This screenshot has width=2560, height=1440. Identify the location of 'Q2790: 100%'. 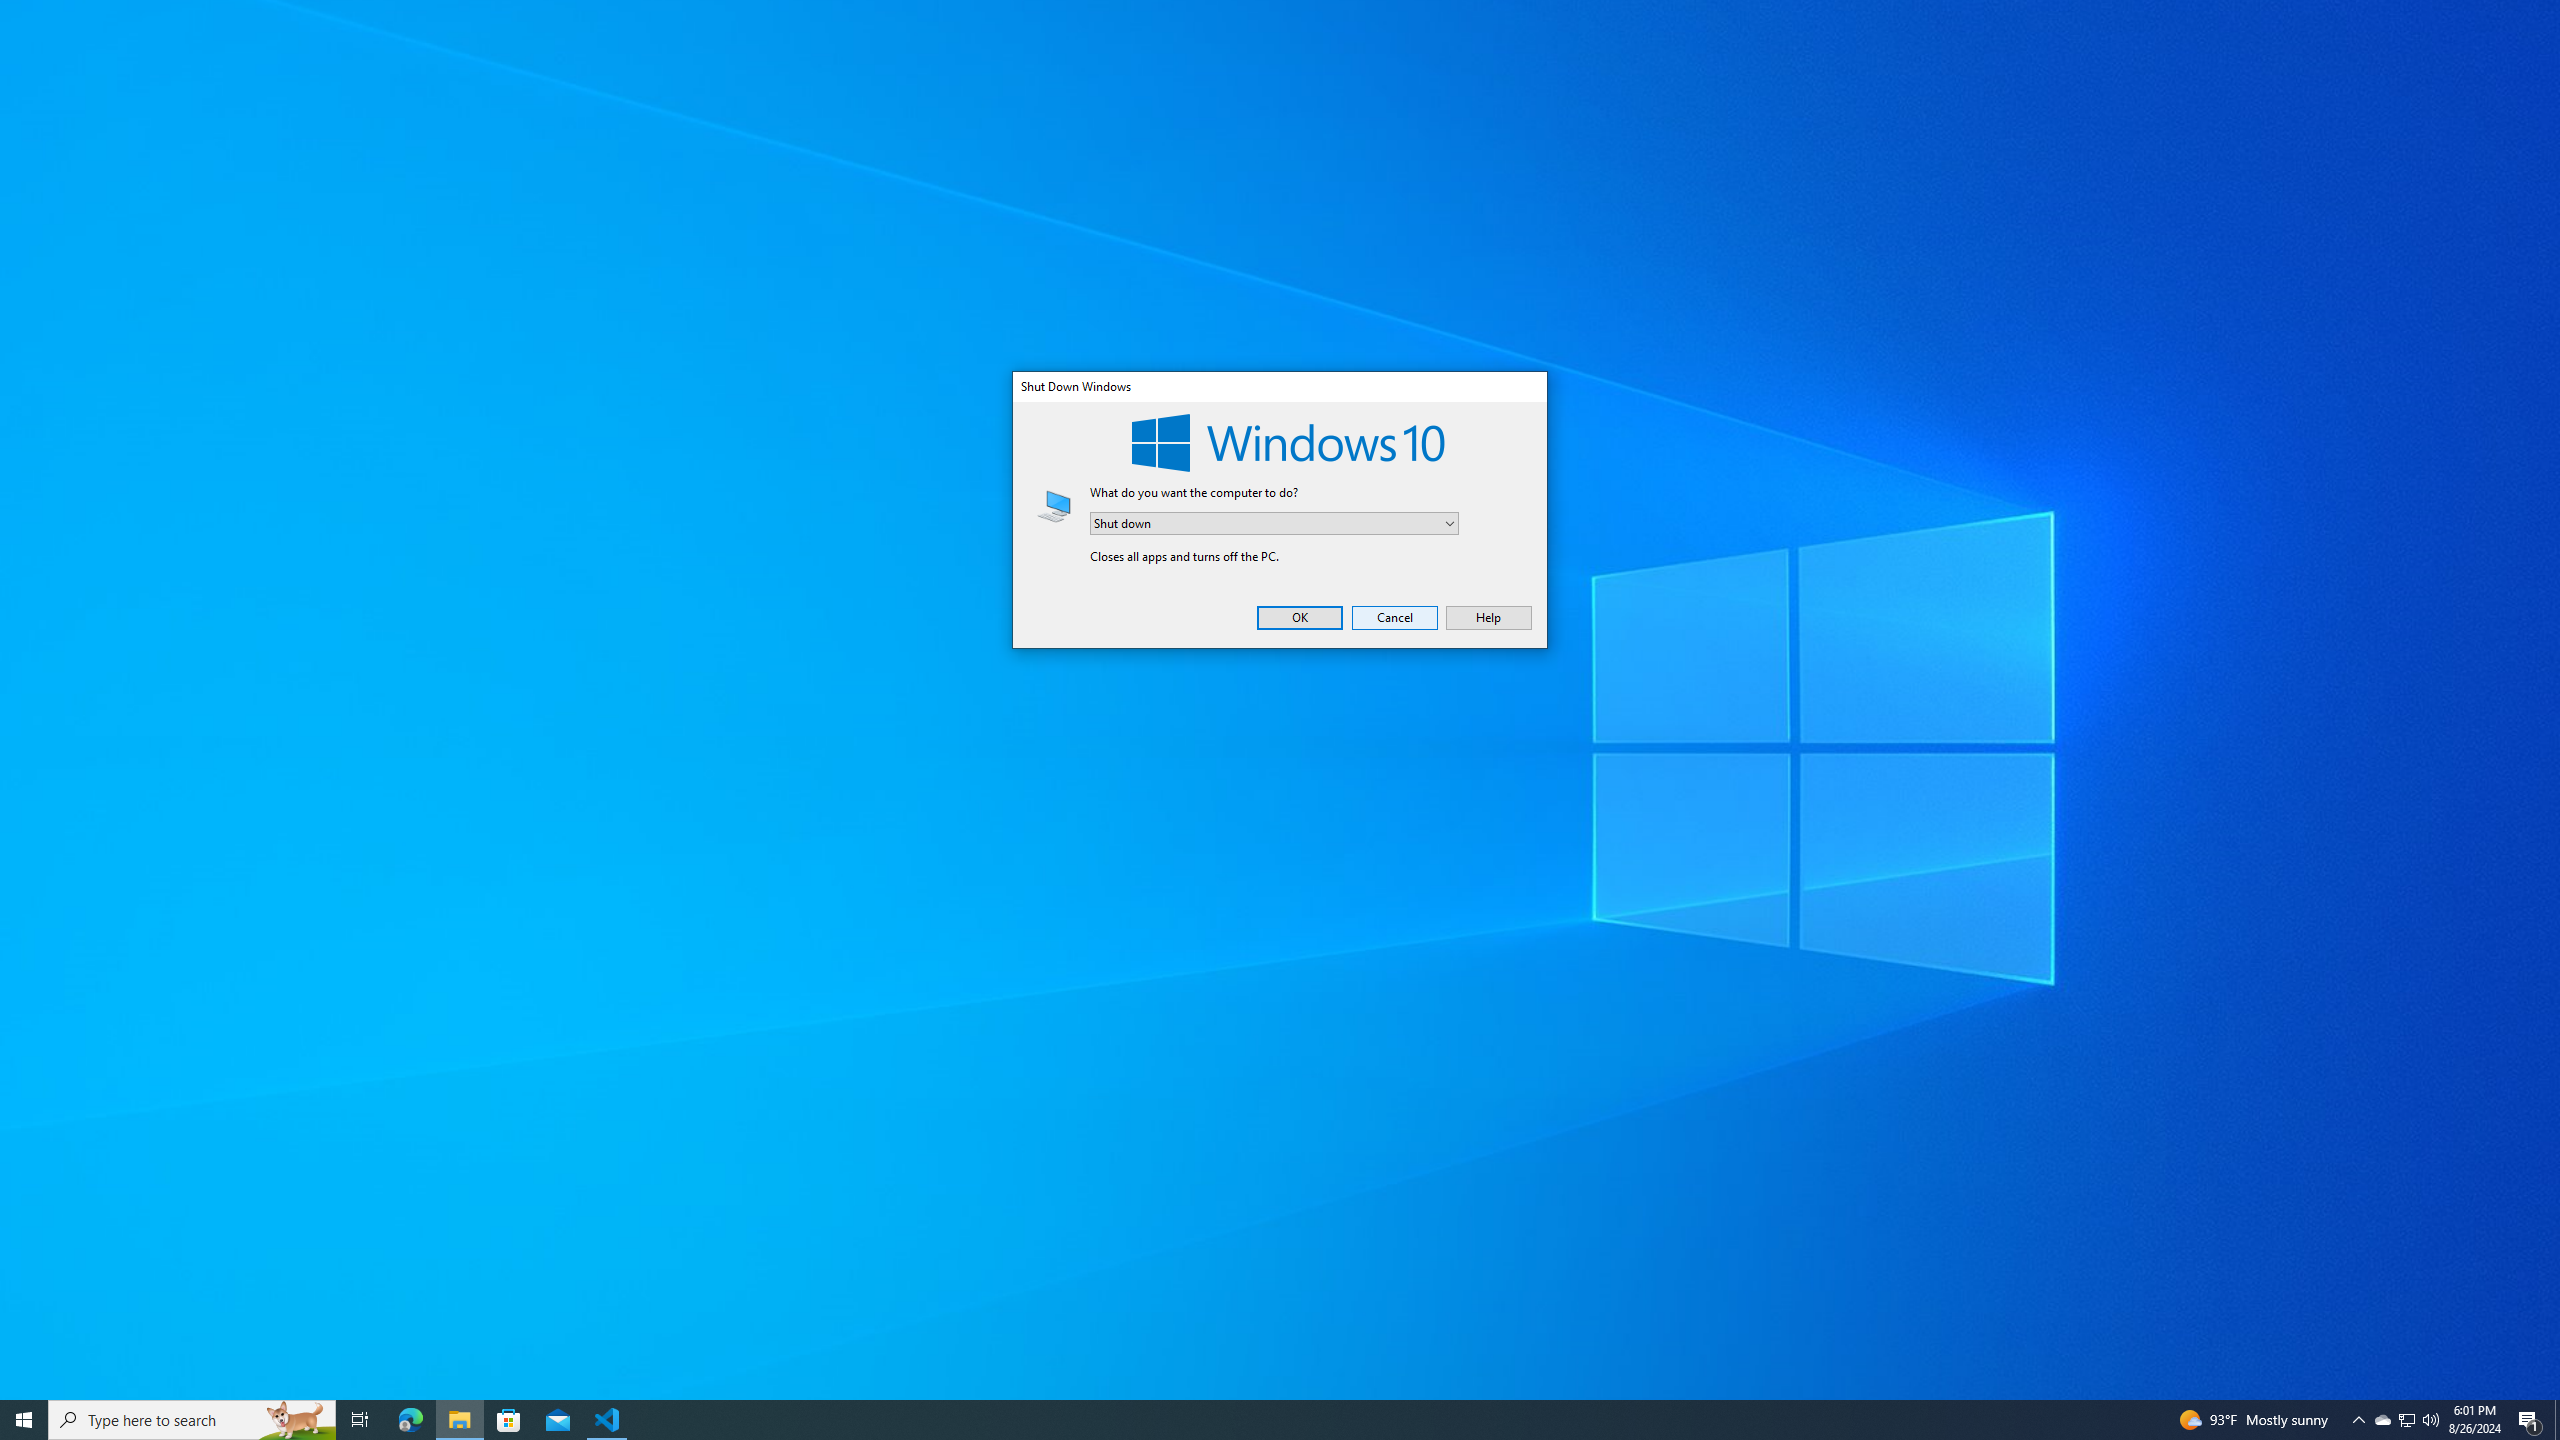
(2429, 1418).